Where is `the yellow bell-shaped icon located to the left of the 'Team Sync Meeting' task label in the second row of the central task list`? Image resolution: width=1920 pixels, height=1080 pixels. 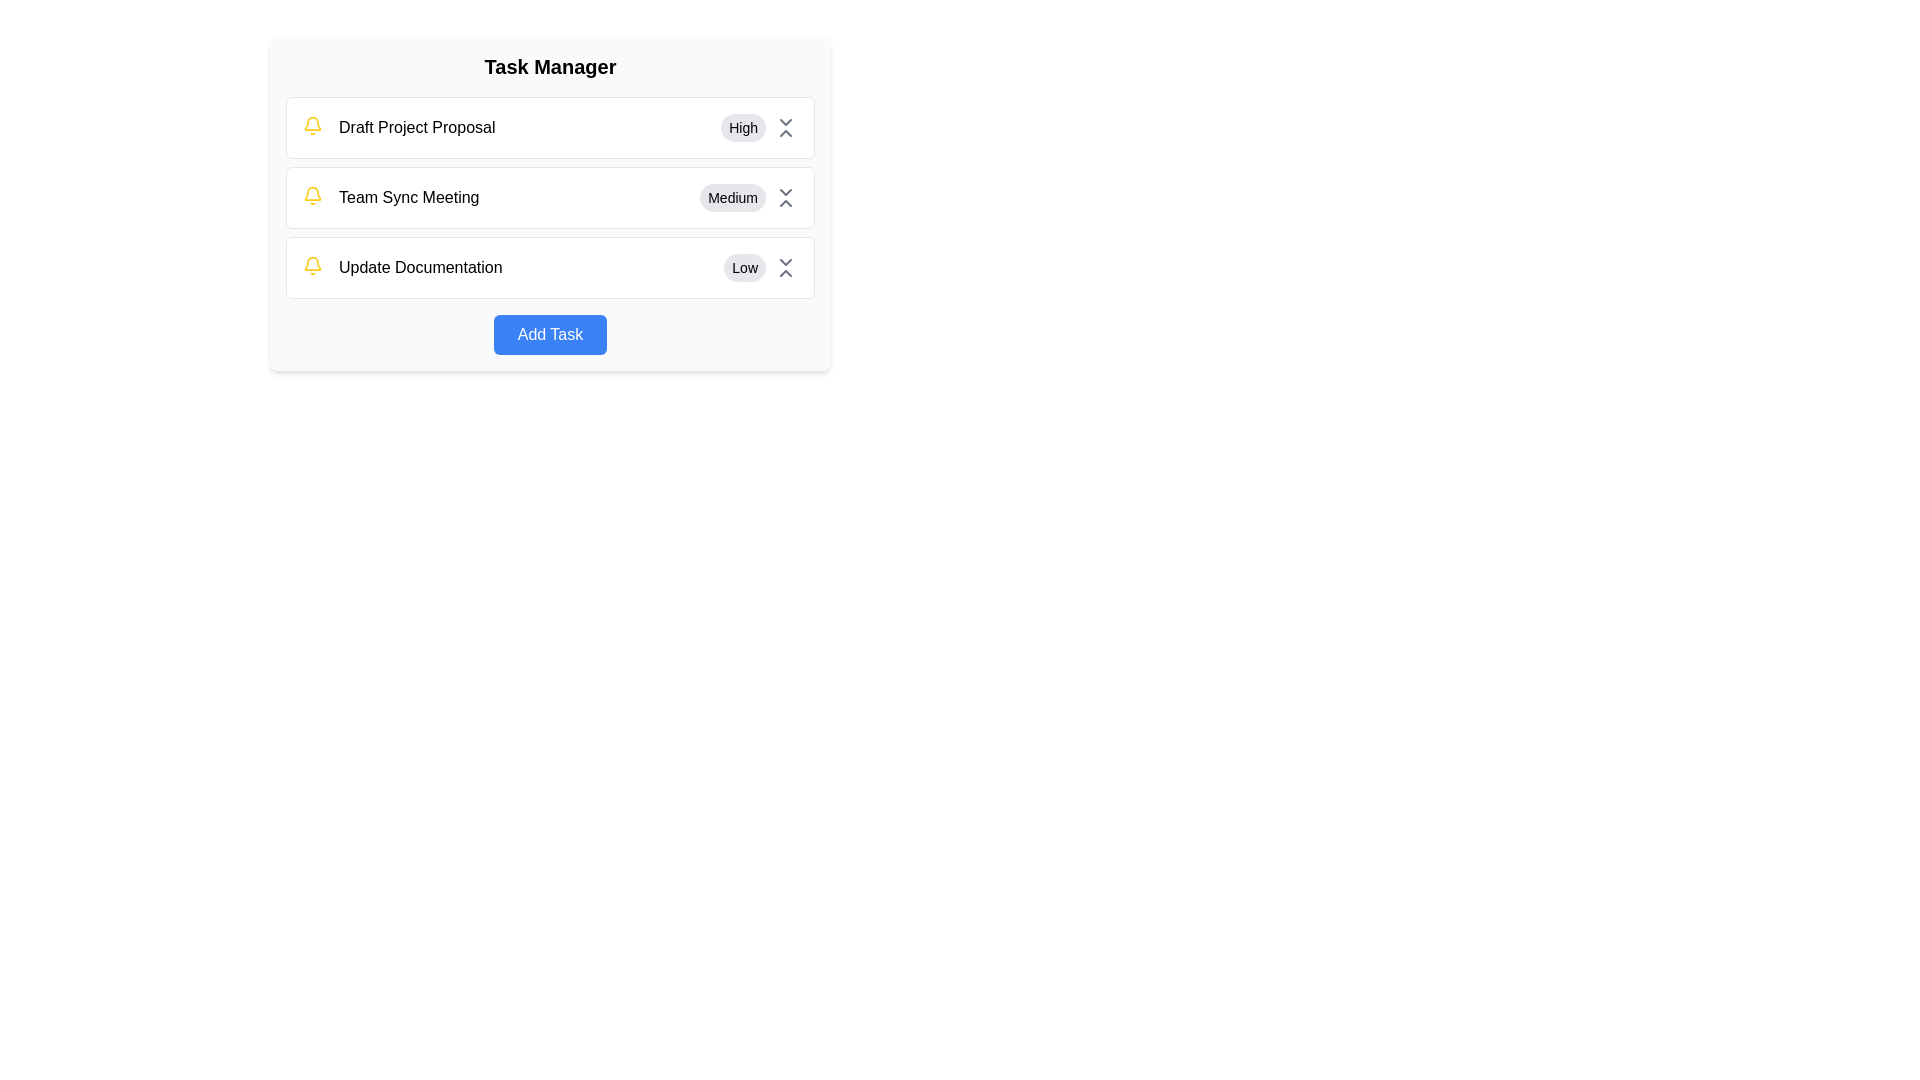
the yellow bell-shaped icon located to the left of the 'Team Sync Meeting' task label in the second row of the central task list is located at coordinates (311, 196).